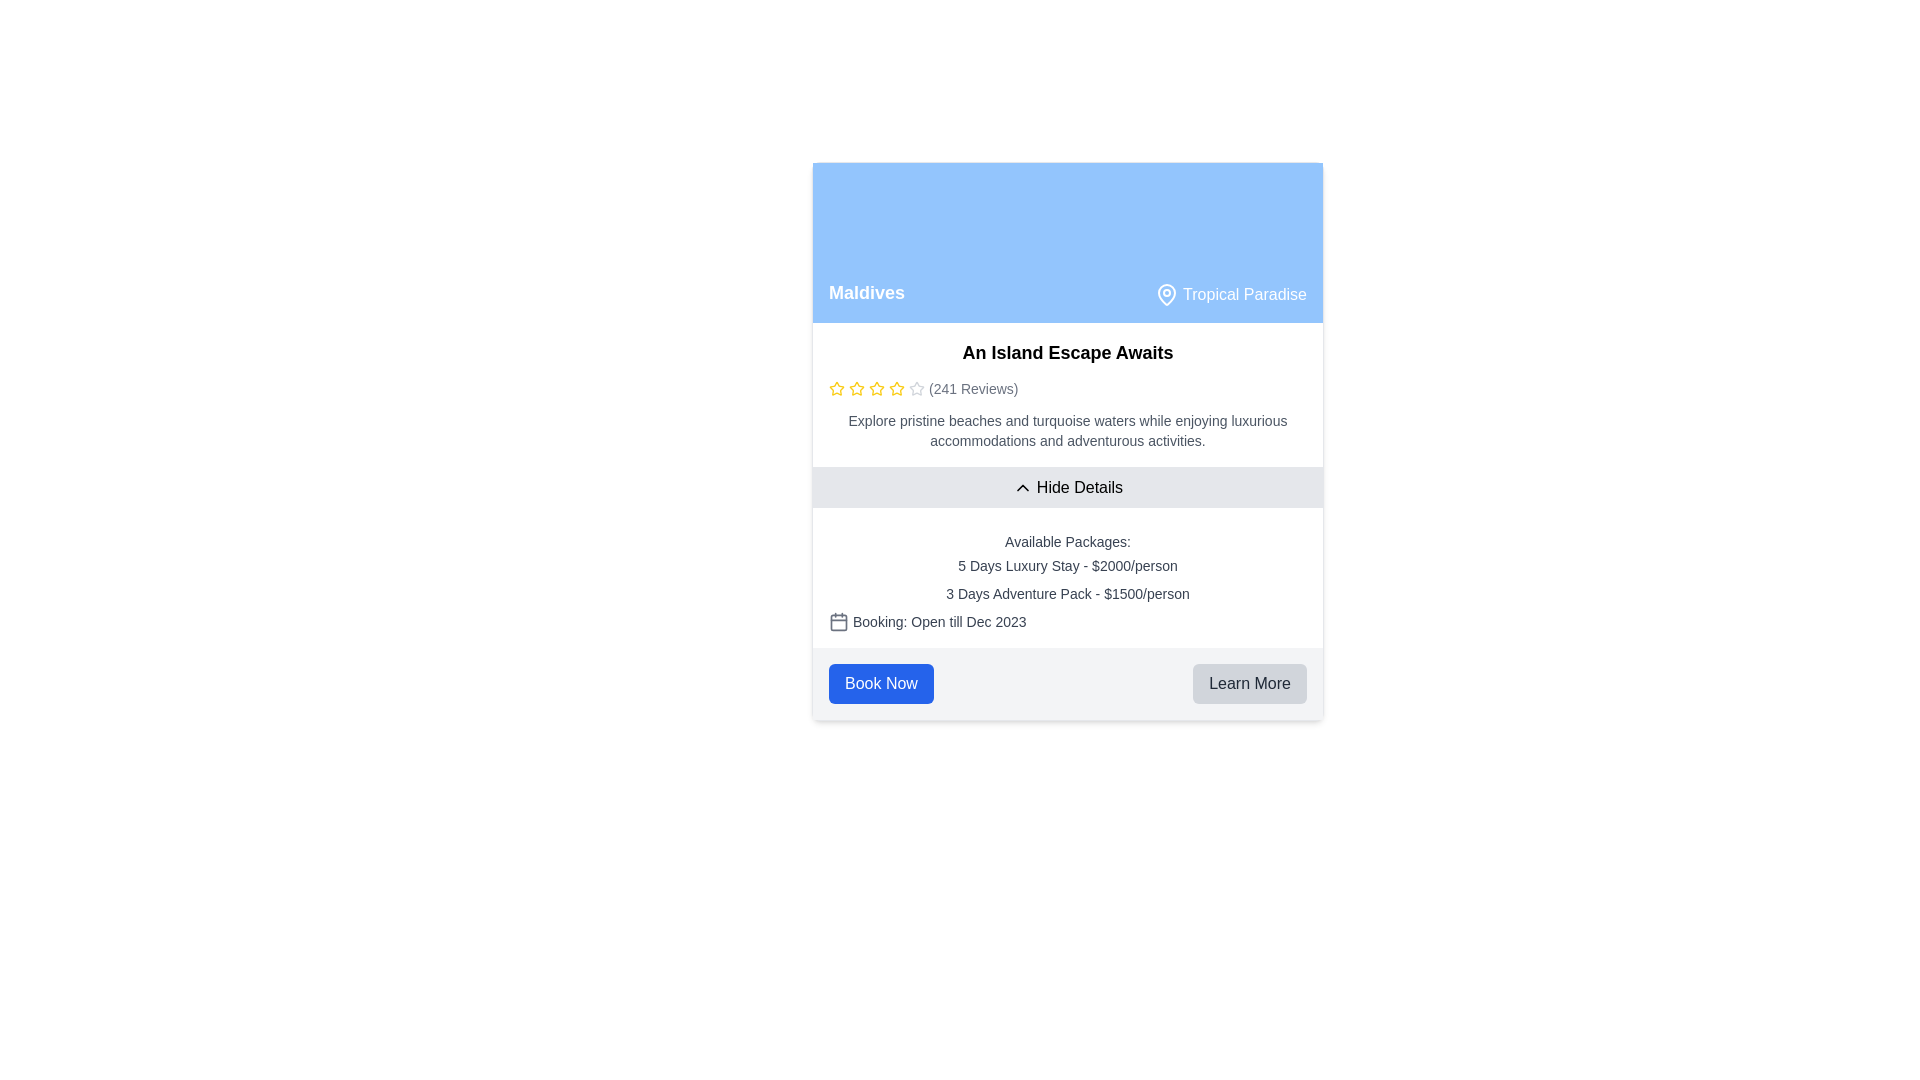 The image size is (1920, 1080). I want to click on the upward-pointing chevron icon with a thin black outline located on the left side of the 'Hide Details' button, so click(1022, 488).